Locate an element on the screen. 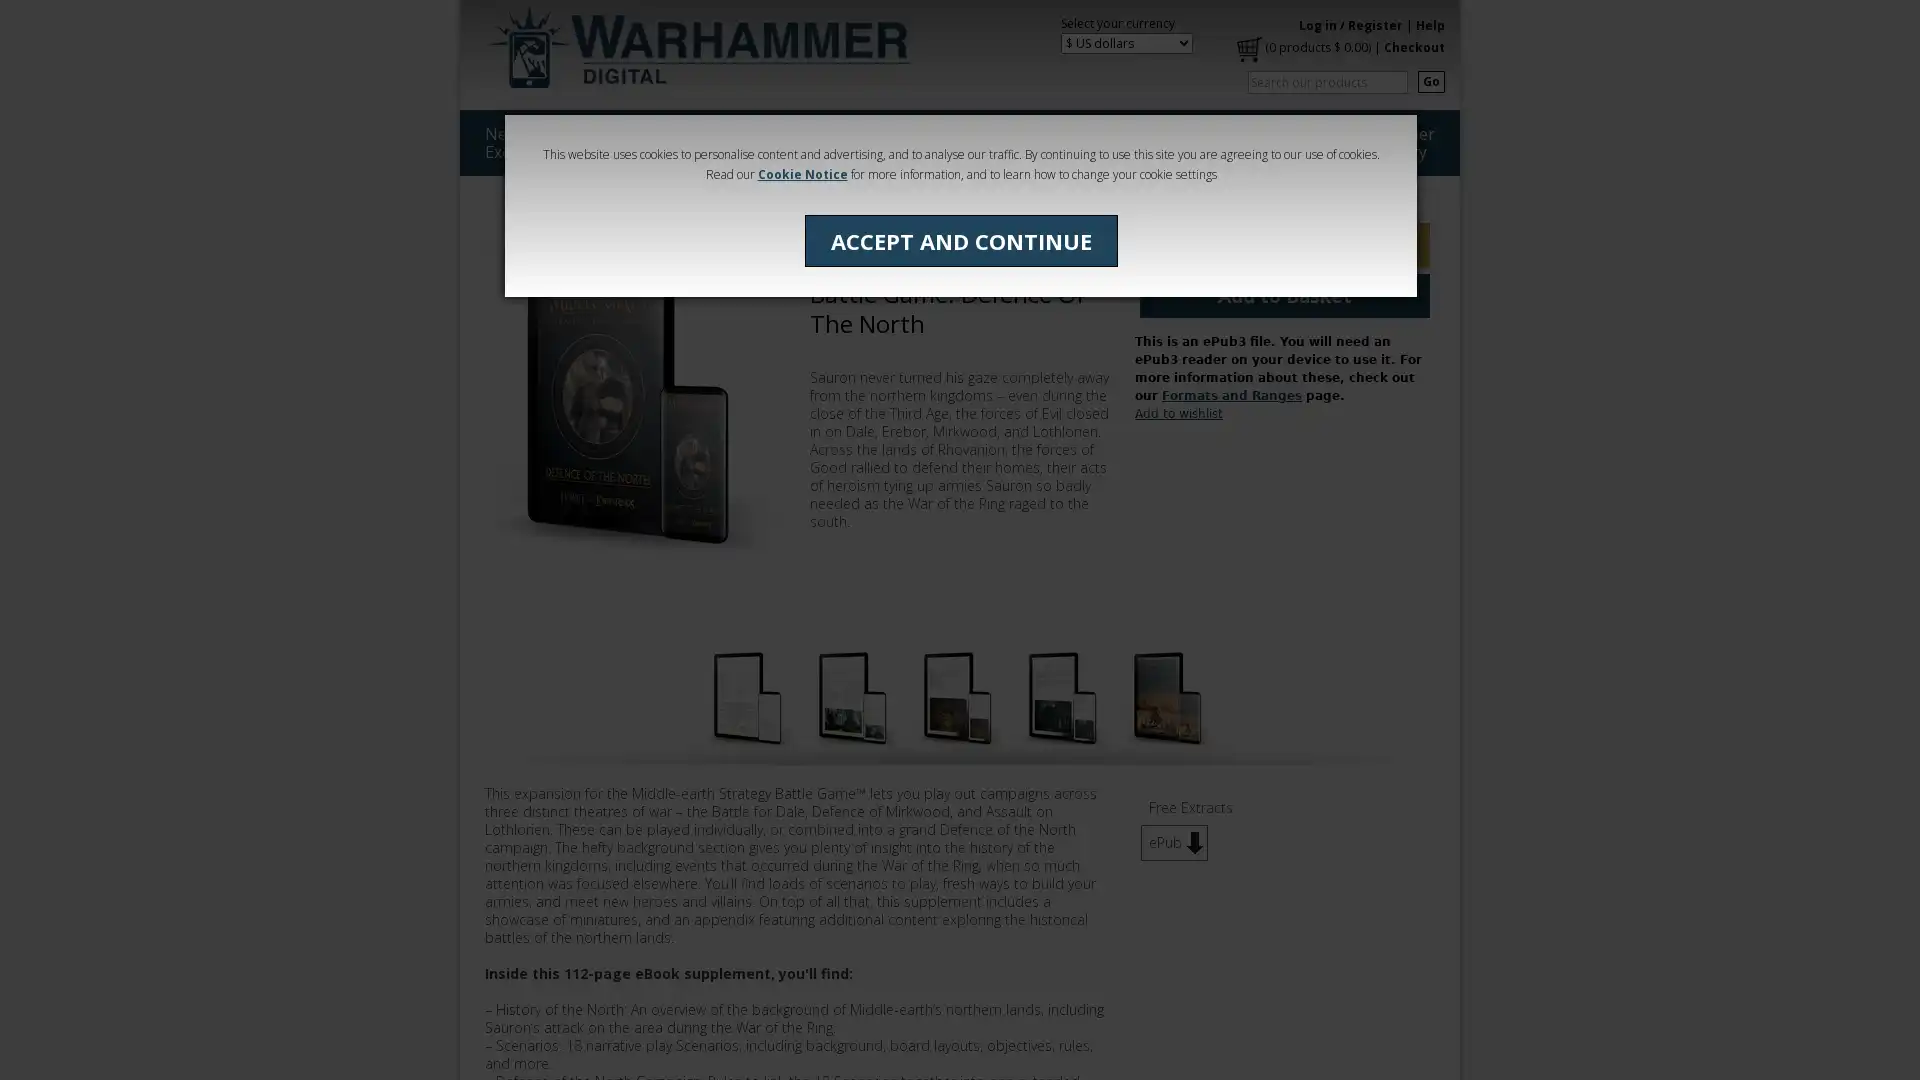 This screenshot has width=1920, height=1080. Go is located at coordinates (1430, 80).